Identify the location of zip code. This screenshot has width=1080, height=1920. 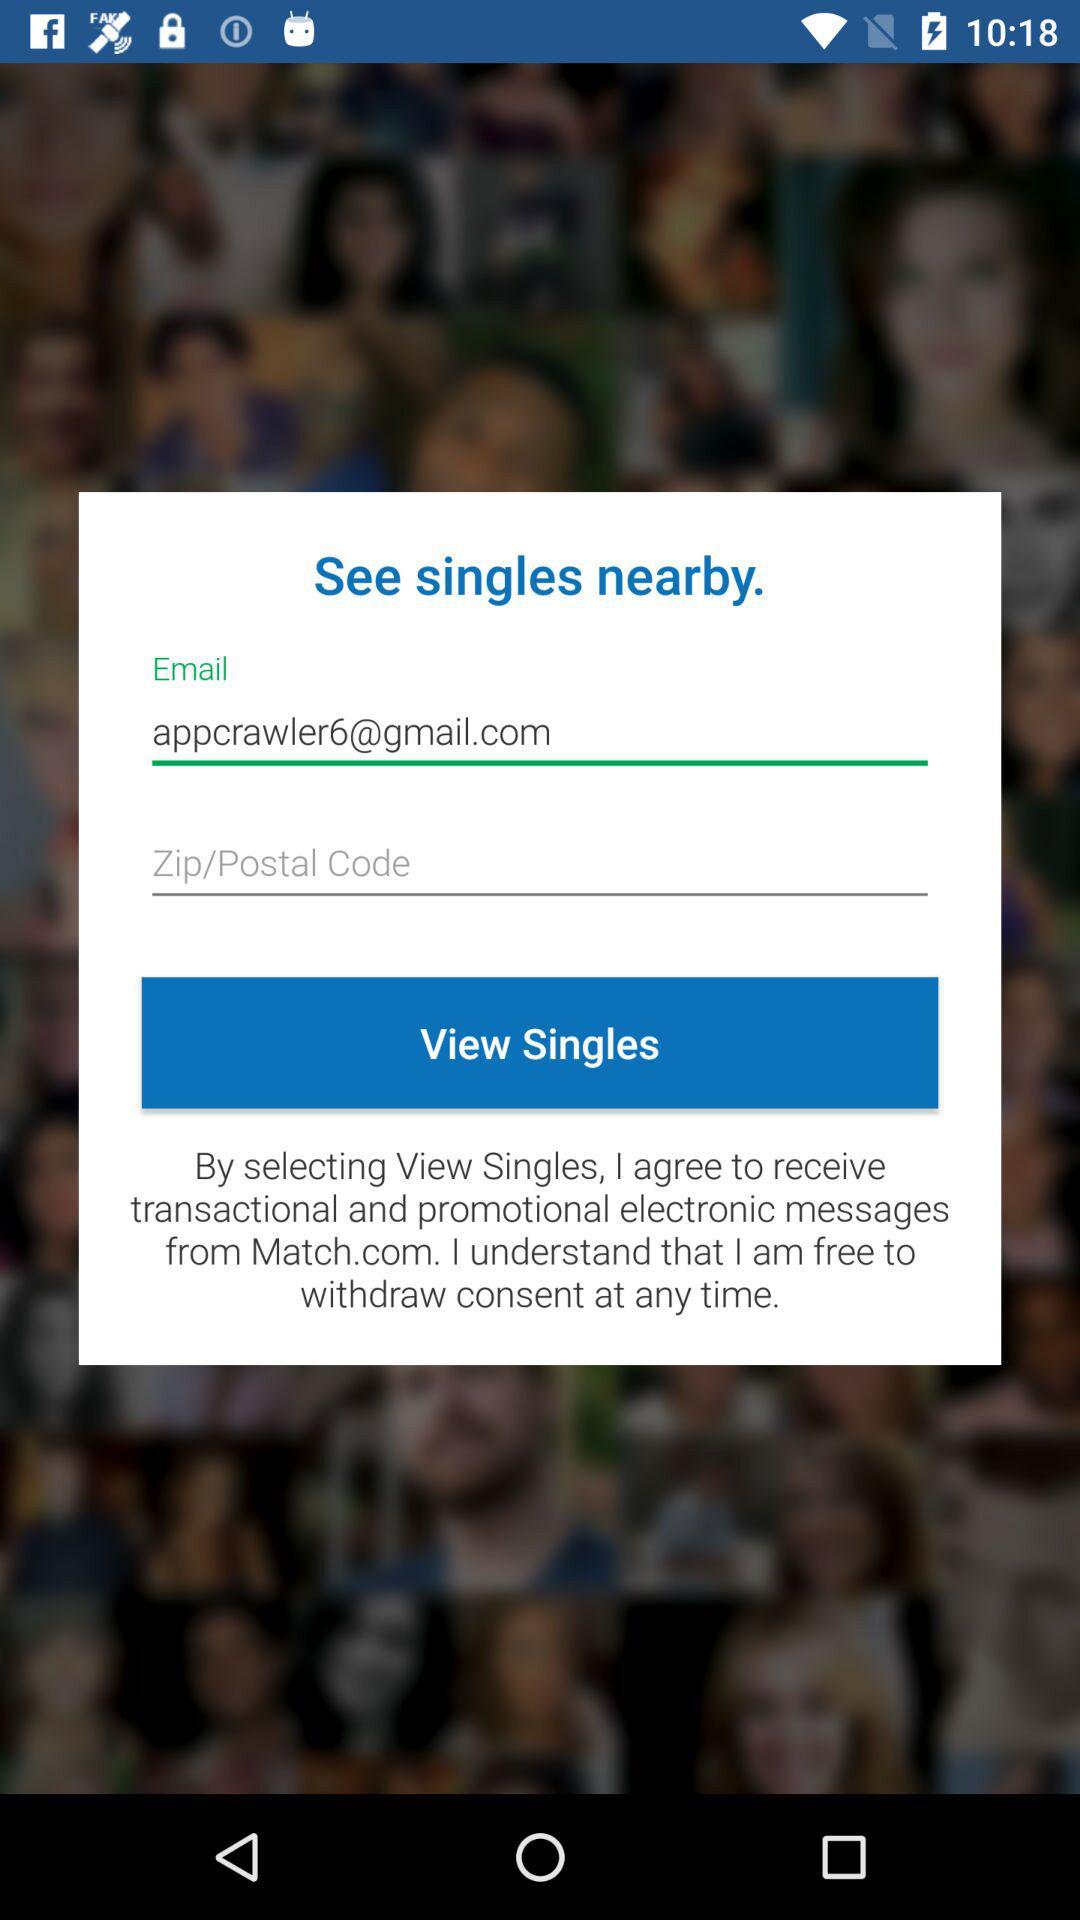
(540, 864).